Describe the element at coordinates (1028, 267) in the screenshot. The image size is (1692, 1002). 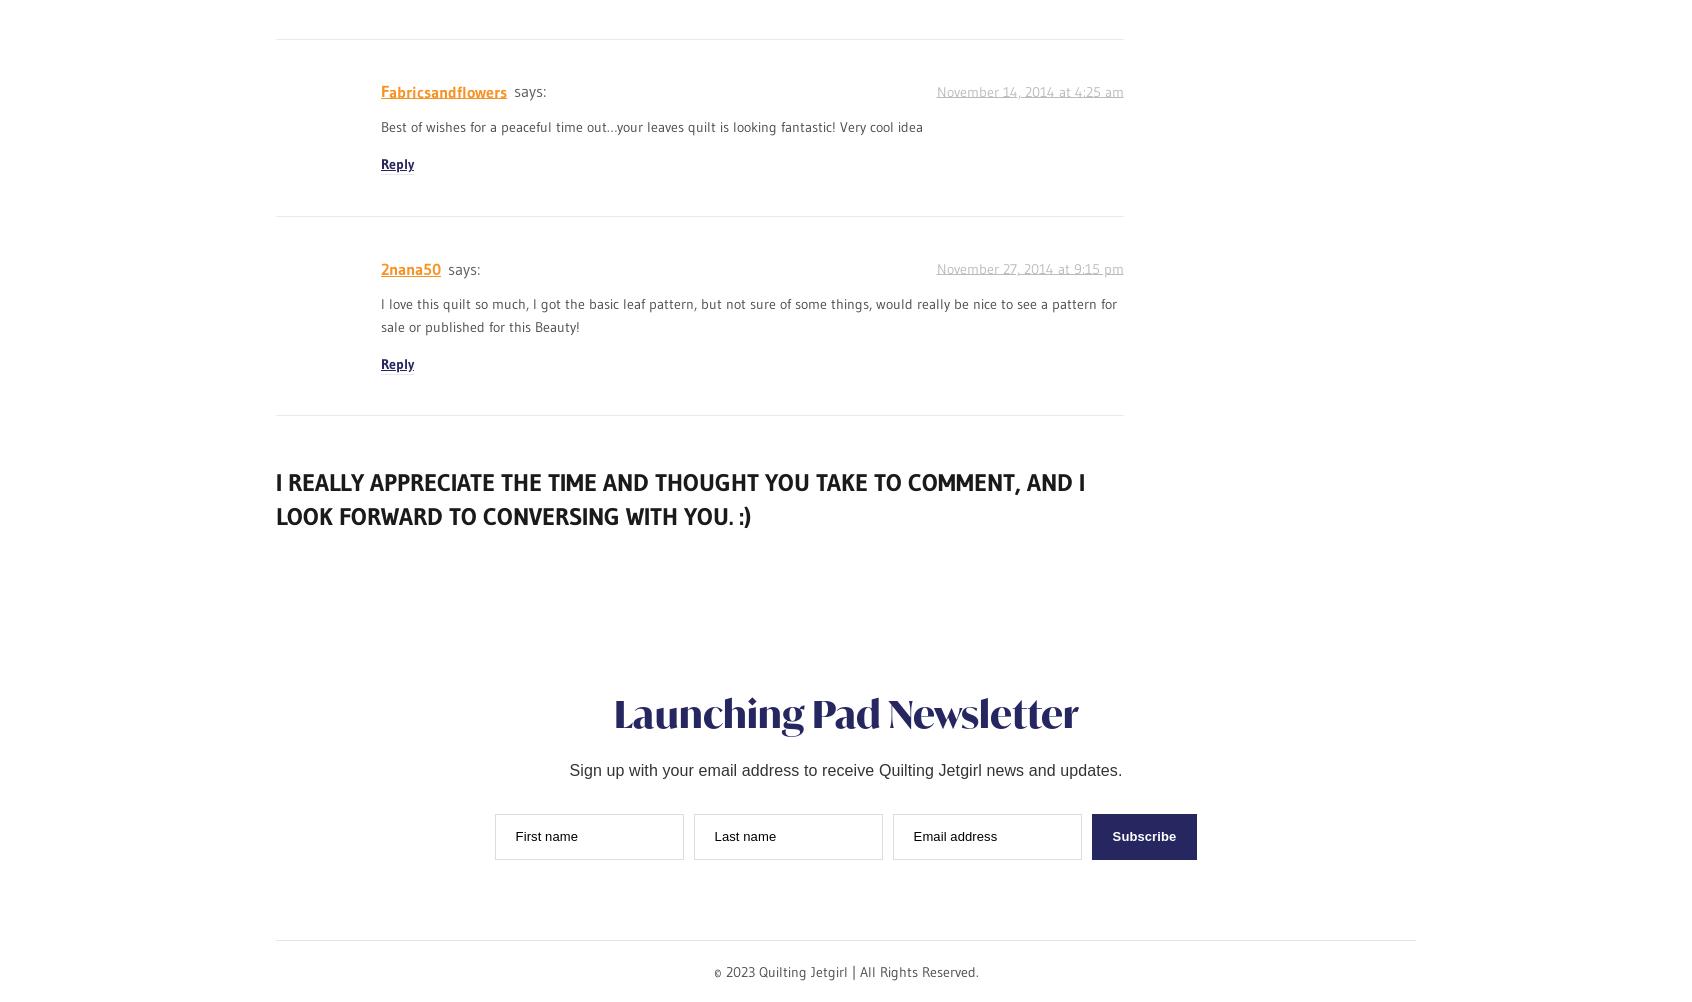
I see `'November 27, 2014 at 9:15 pm'` at that location.